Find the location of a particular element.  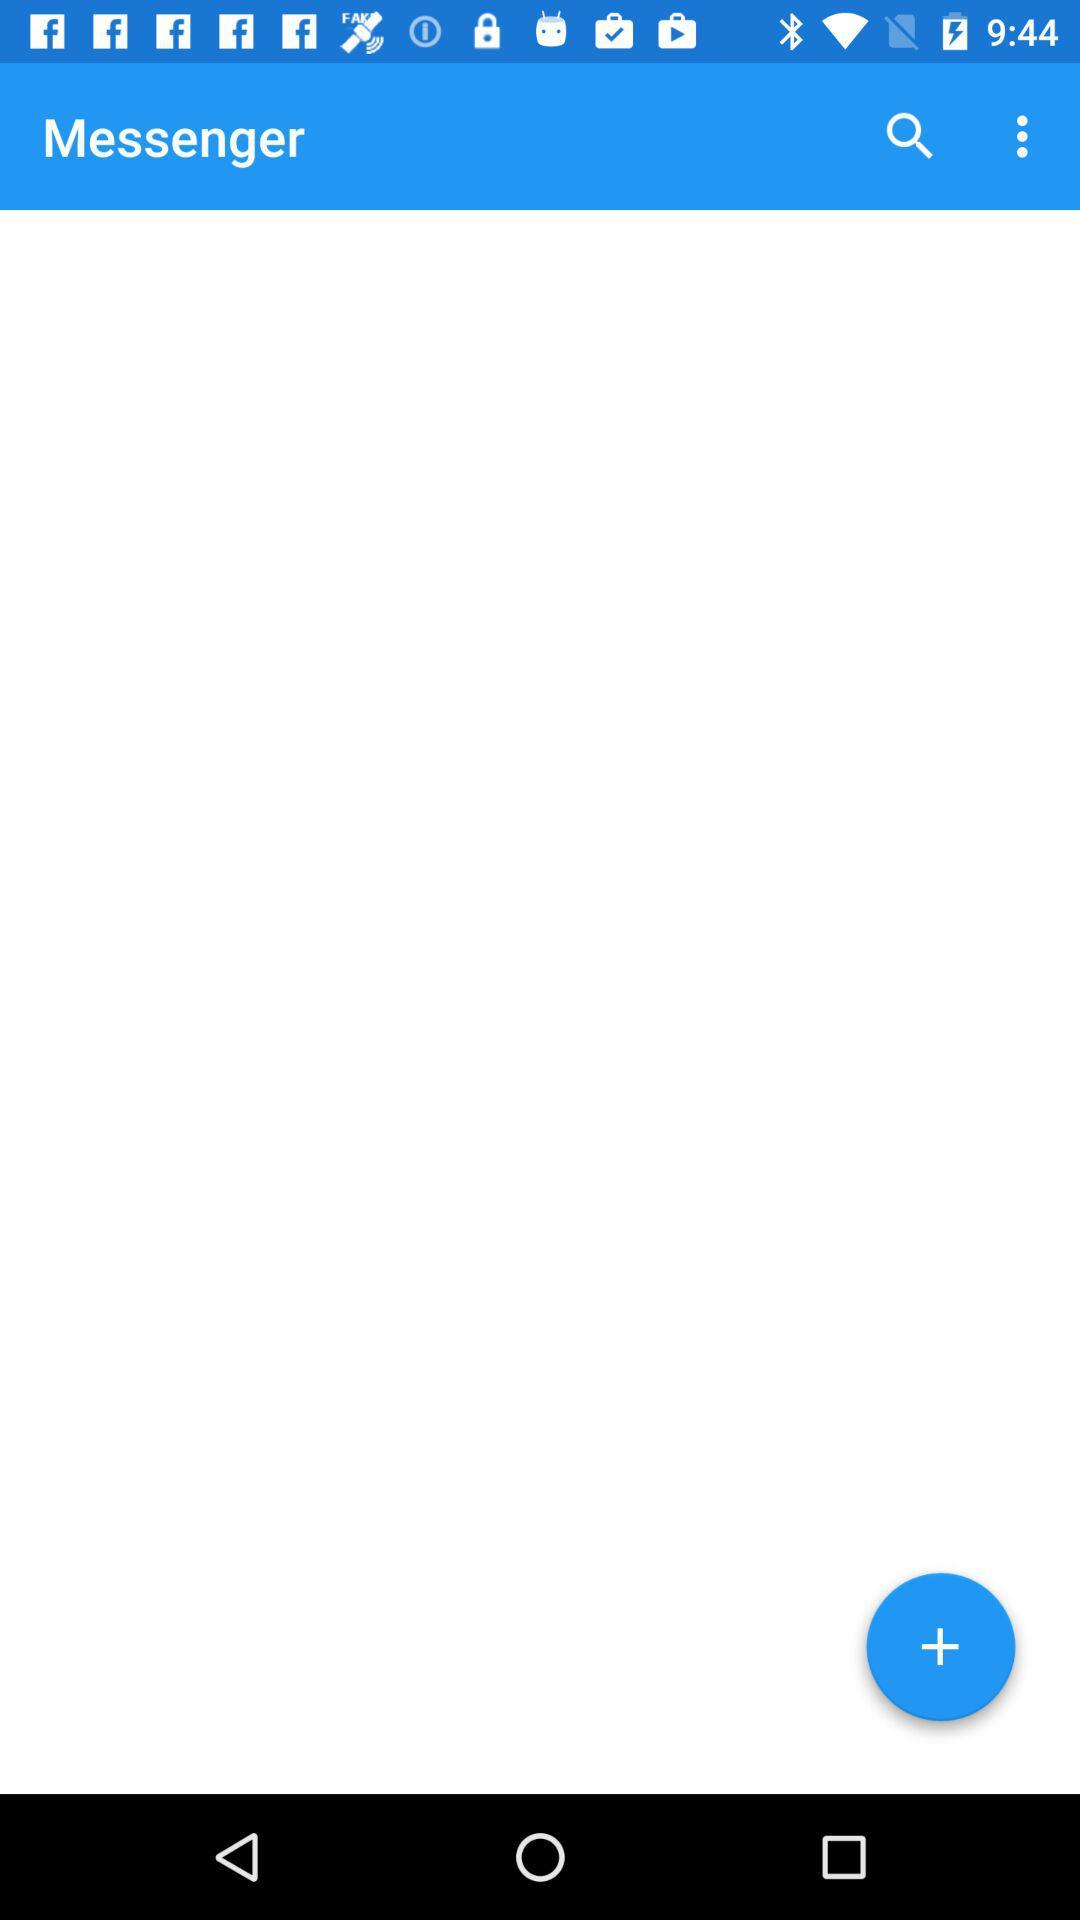

the icon next to the messenger icon is located at coordinates (910, 135).